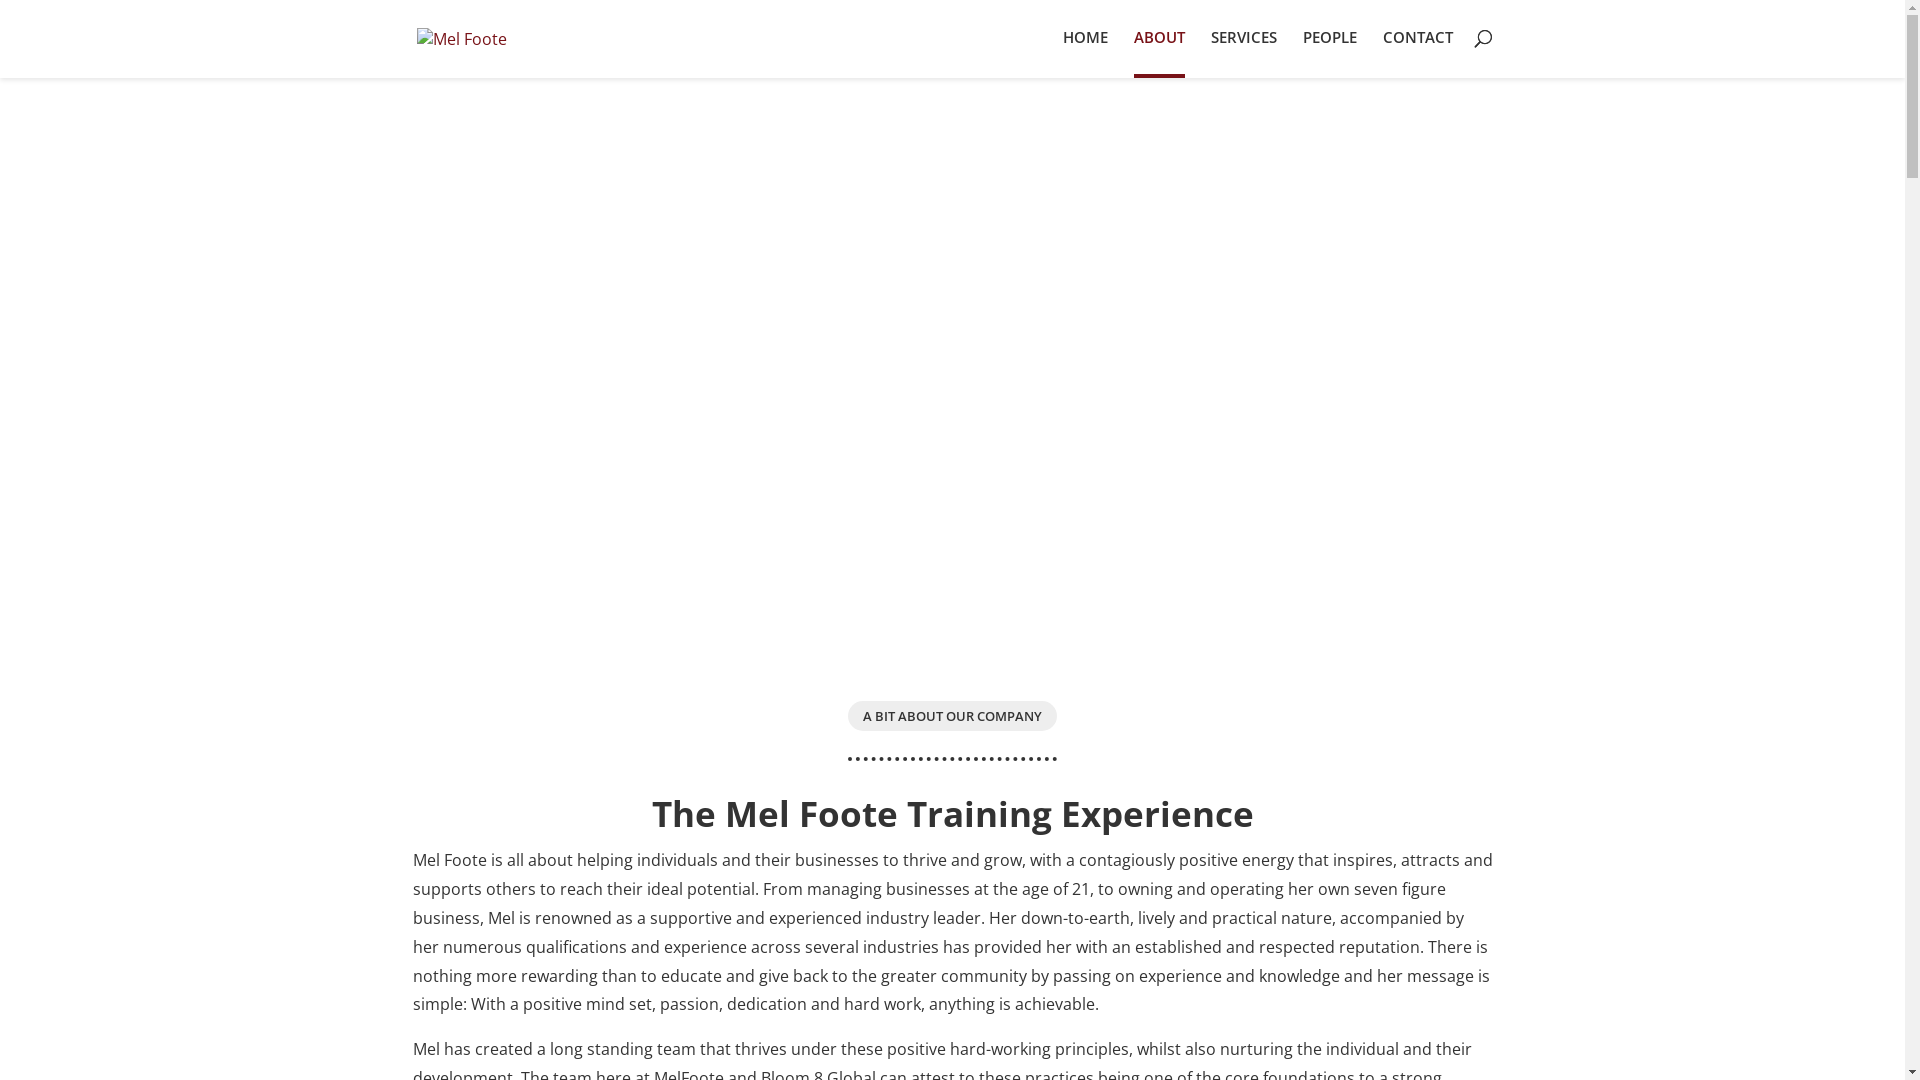 This screenshot has width=1920, height=1080. What do you see at coordinates (1060, 50) in the screenshot?
I see `'HOME'` at bounding box center [1060, 50].